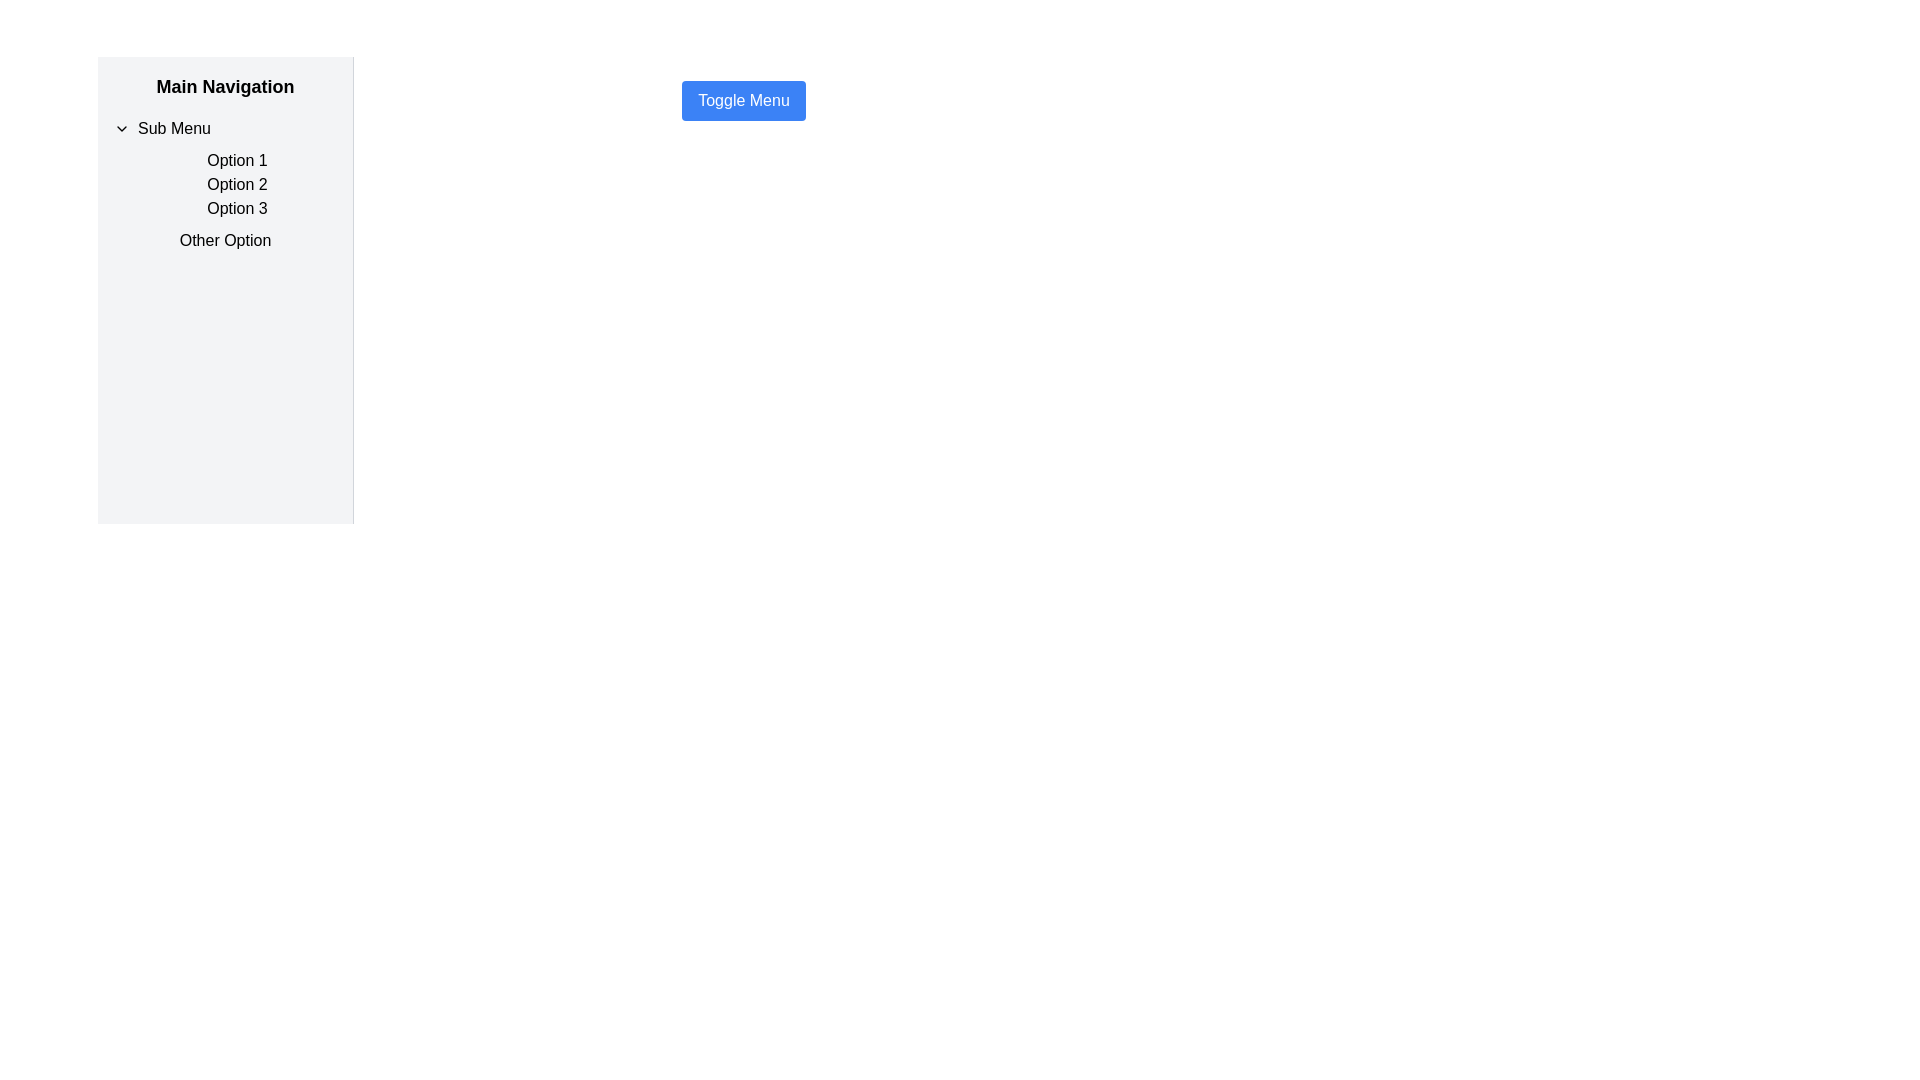 The width and height of the screenshot is (1920, 1080). What do you see at coordinates (225, 239) in the screenshot?
I see `the fourth text label in the vertical list under the 'Sub Menu' header` at bounding box center [225, 239].